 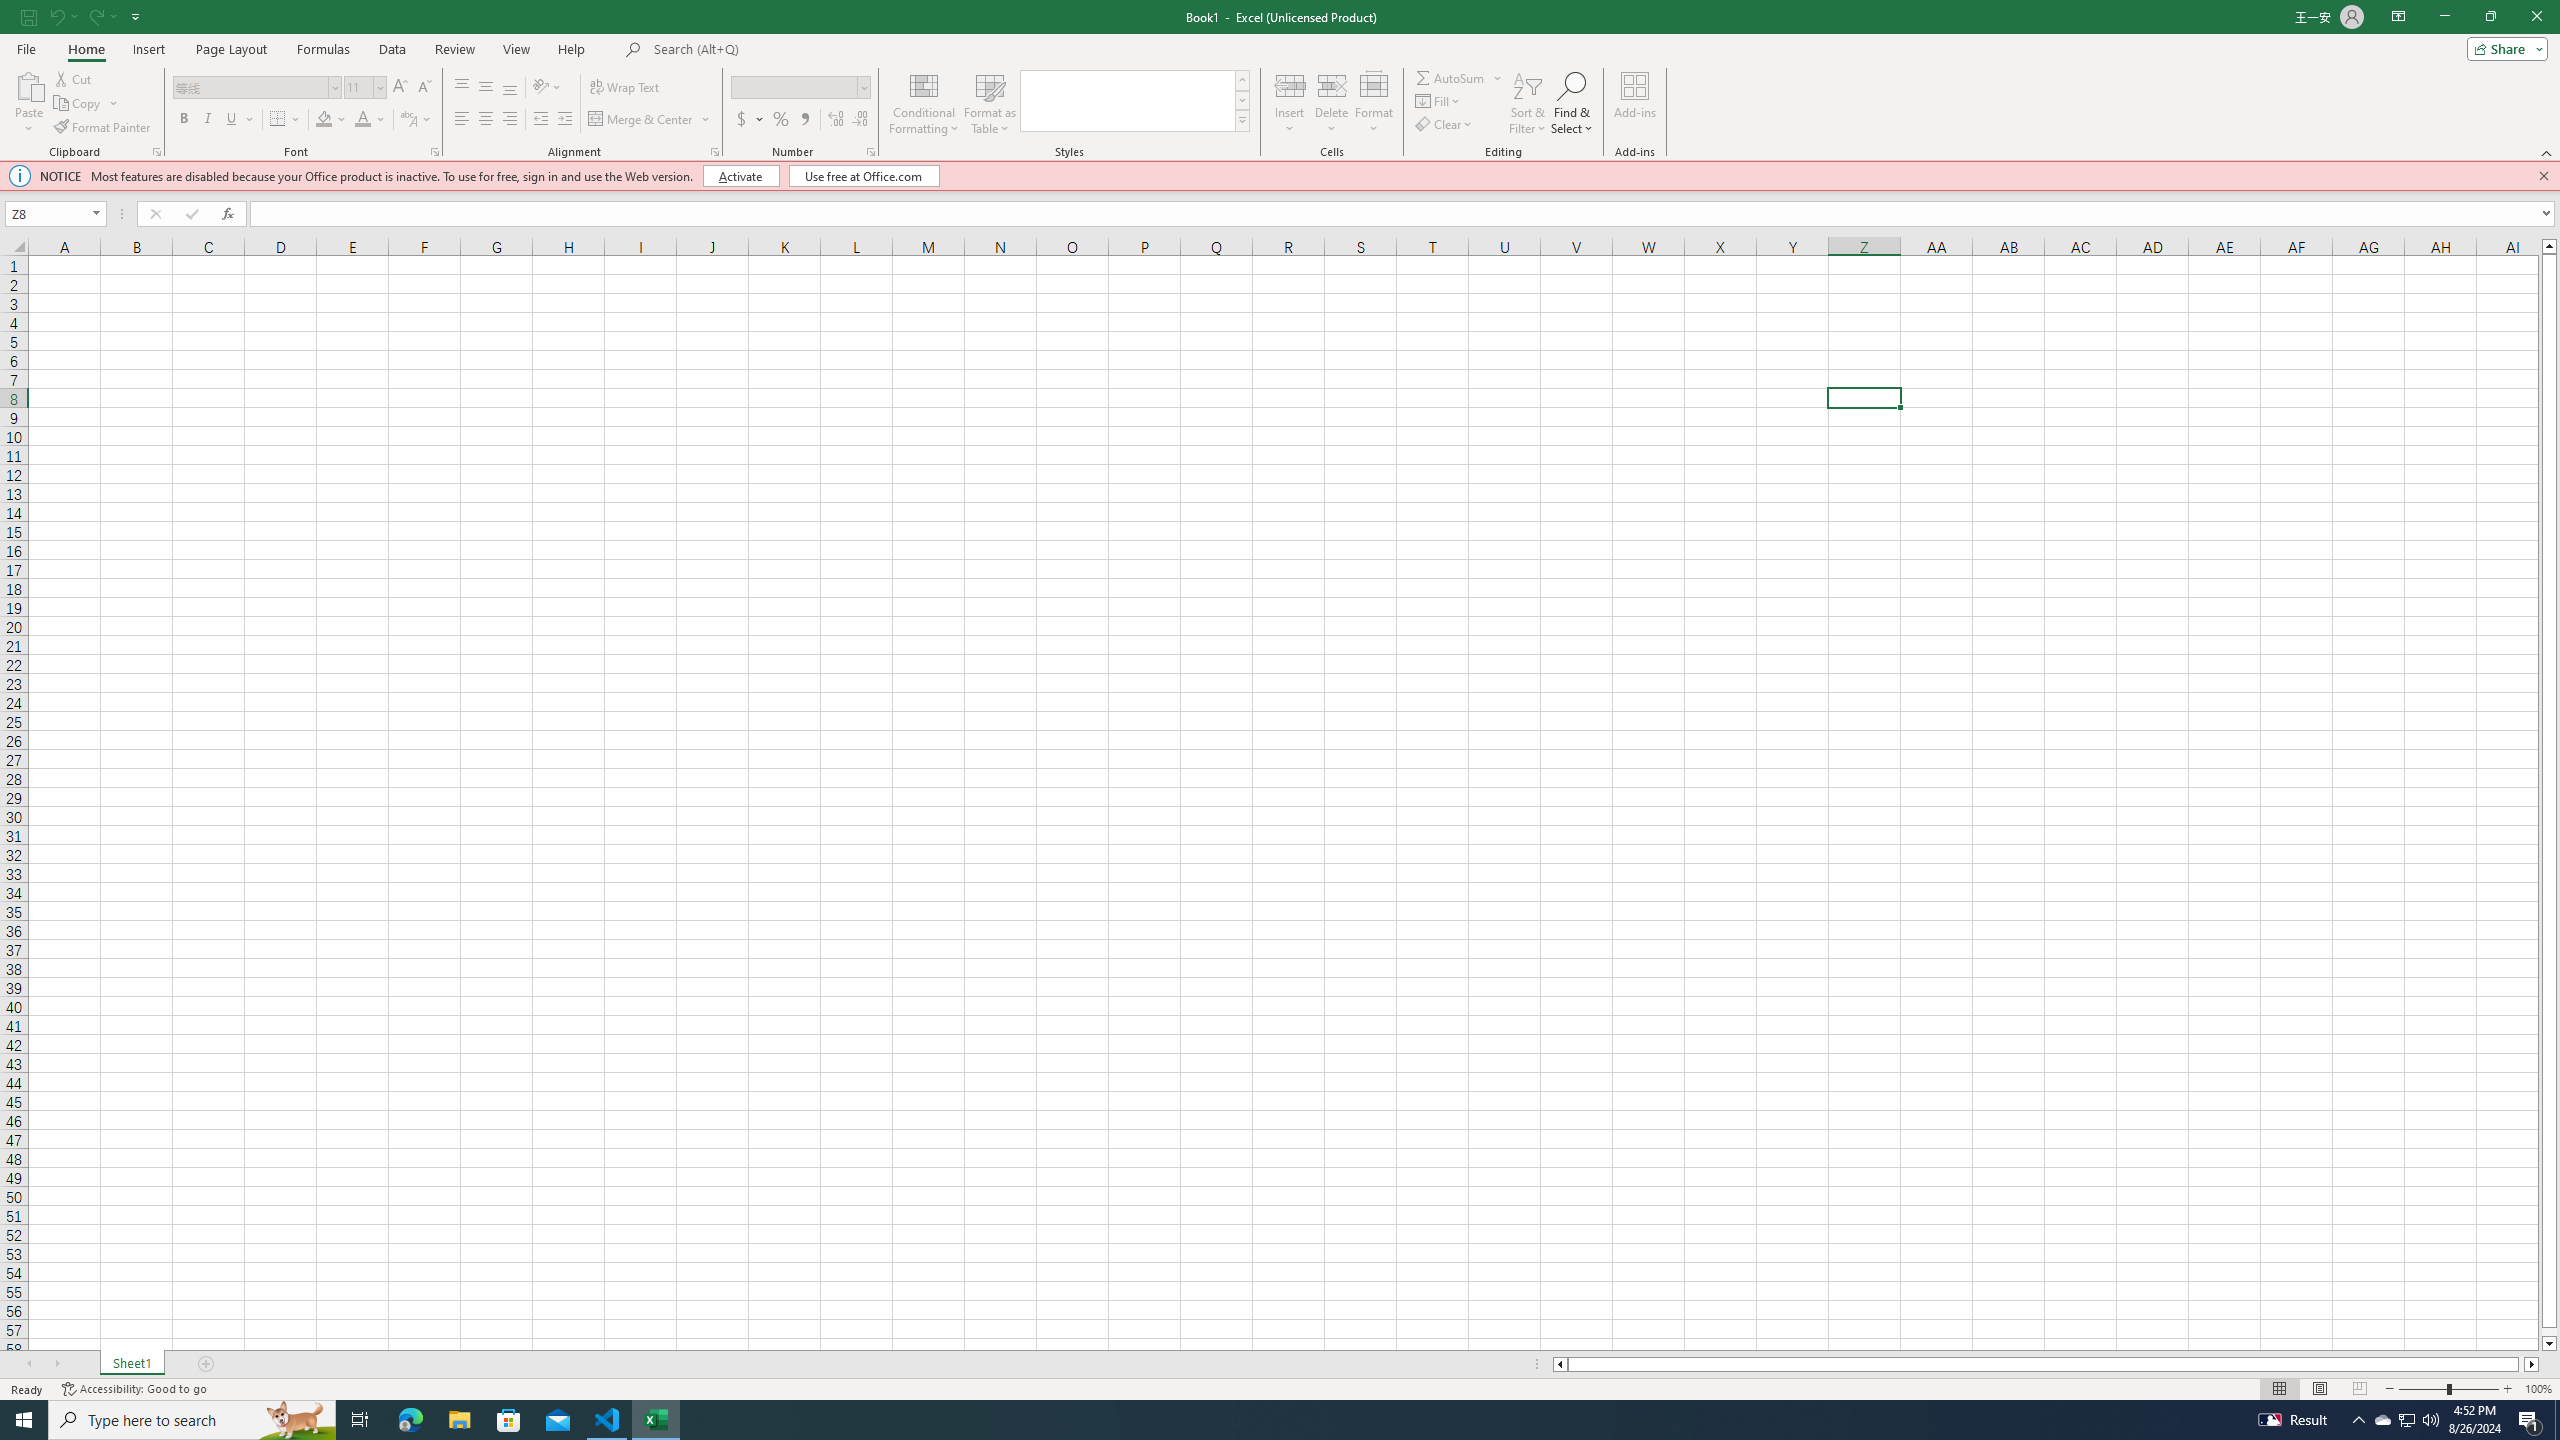 What do you see at coordinates (461, 118) in the screenshot?
I see `'Align Left'` at bounding box center [461, 118].